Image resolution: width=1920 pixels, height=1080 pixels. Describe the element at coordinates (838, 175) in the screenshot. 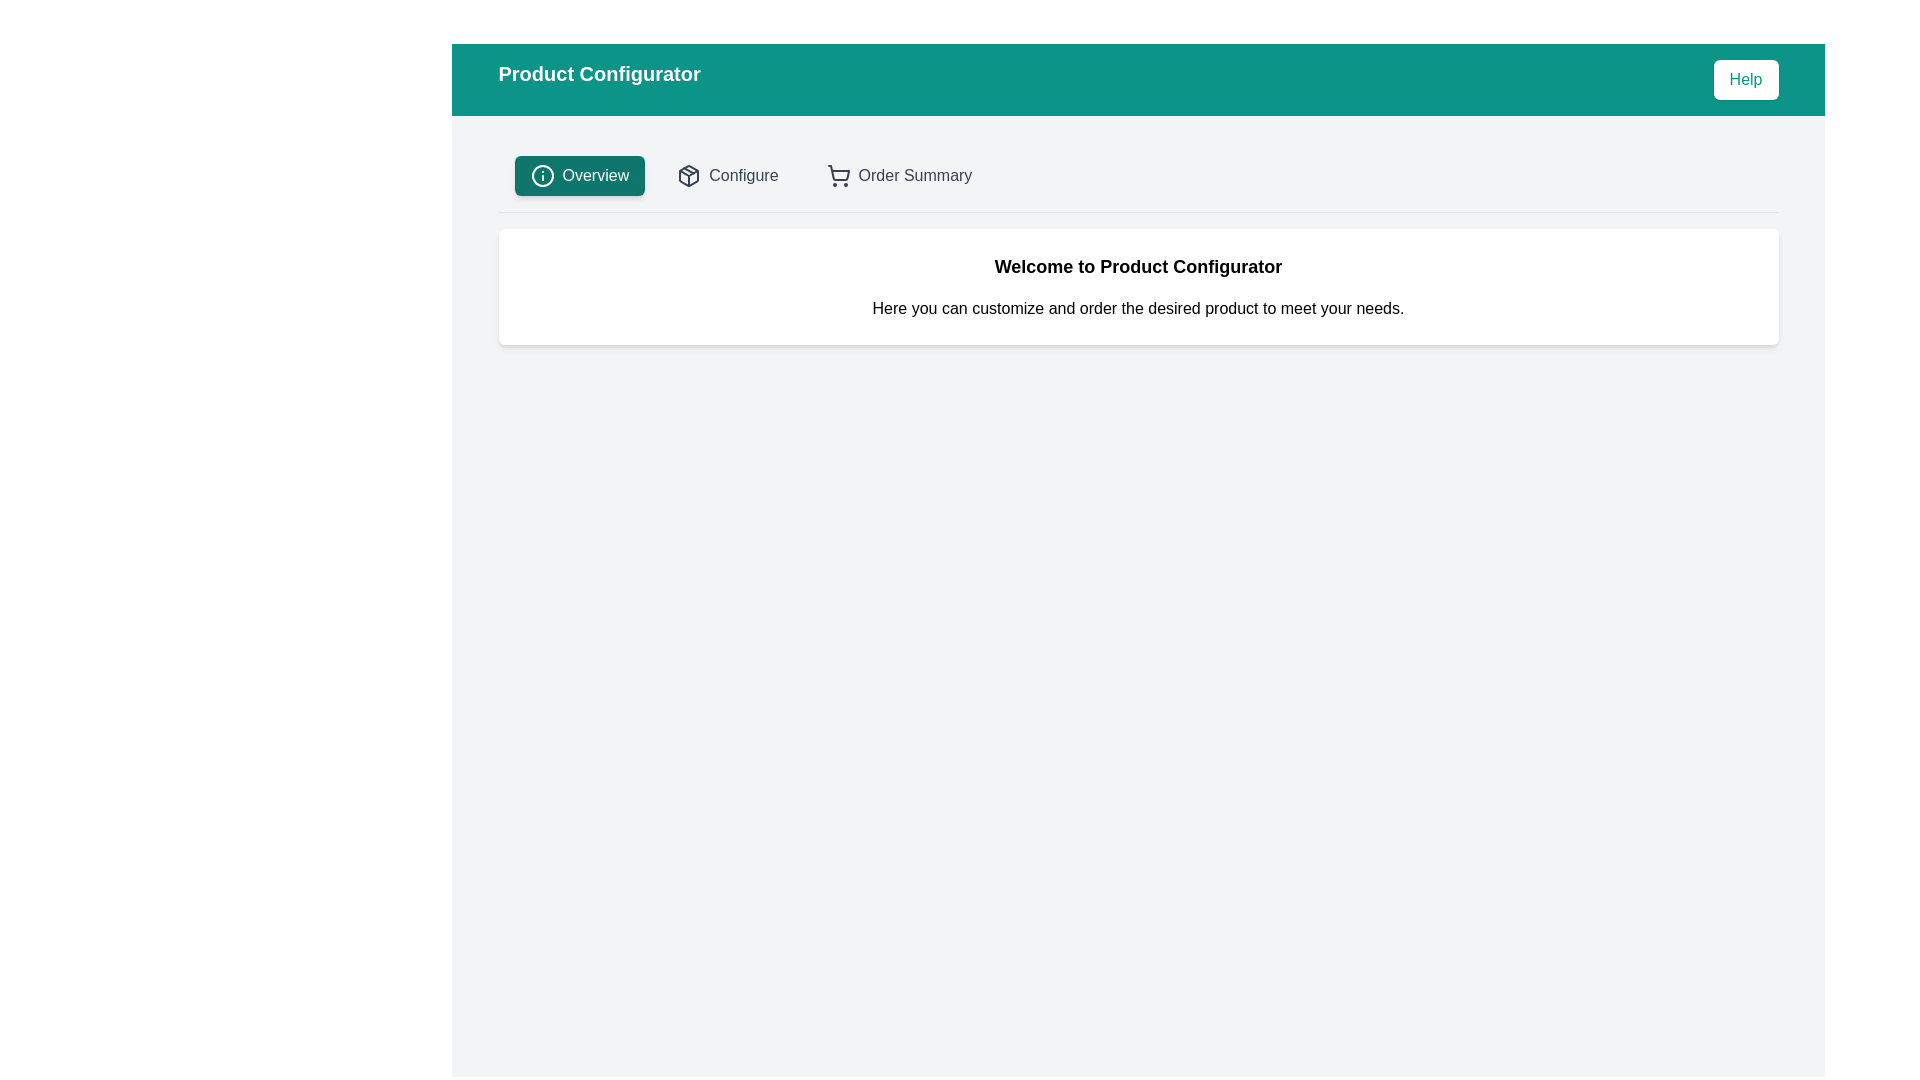

I see `the 'Order Summary' icon located in the horizontal navigation bar, which is positioned to the left of its text label and to the right of the 'Configure' button` at that location.